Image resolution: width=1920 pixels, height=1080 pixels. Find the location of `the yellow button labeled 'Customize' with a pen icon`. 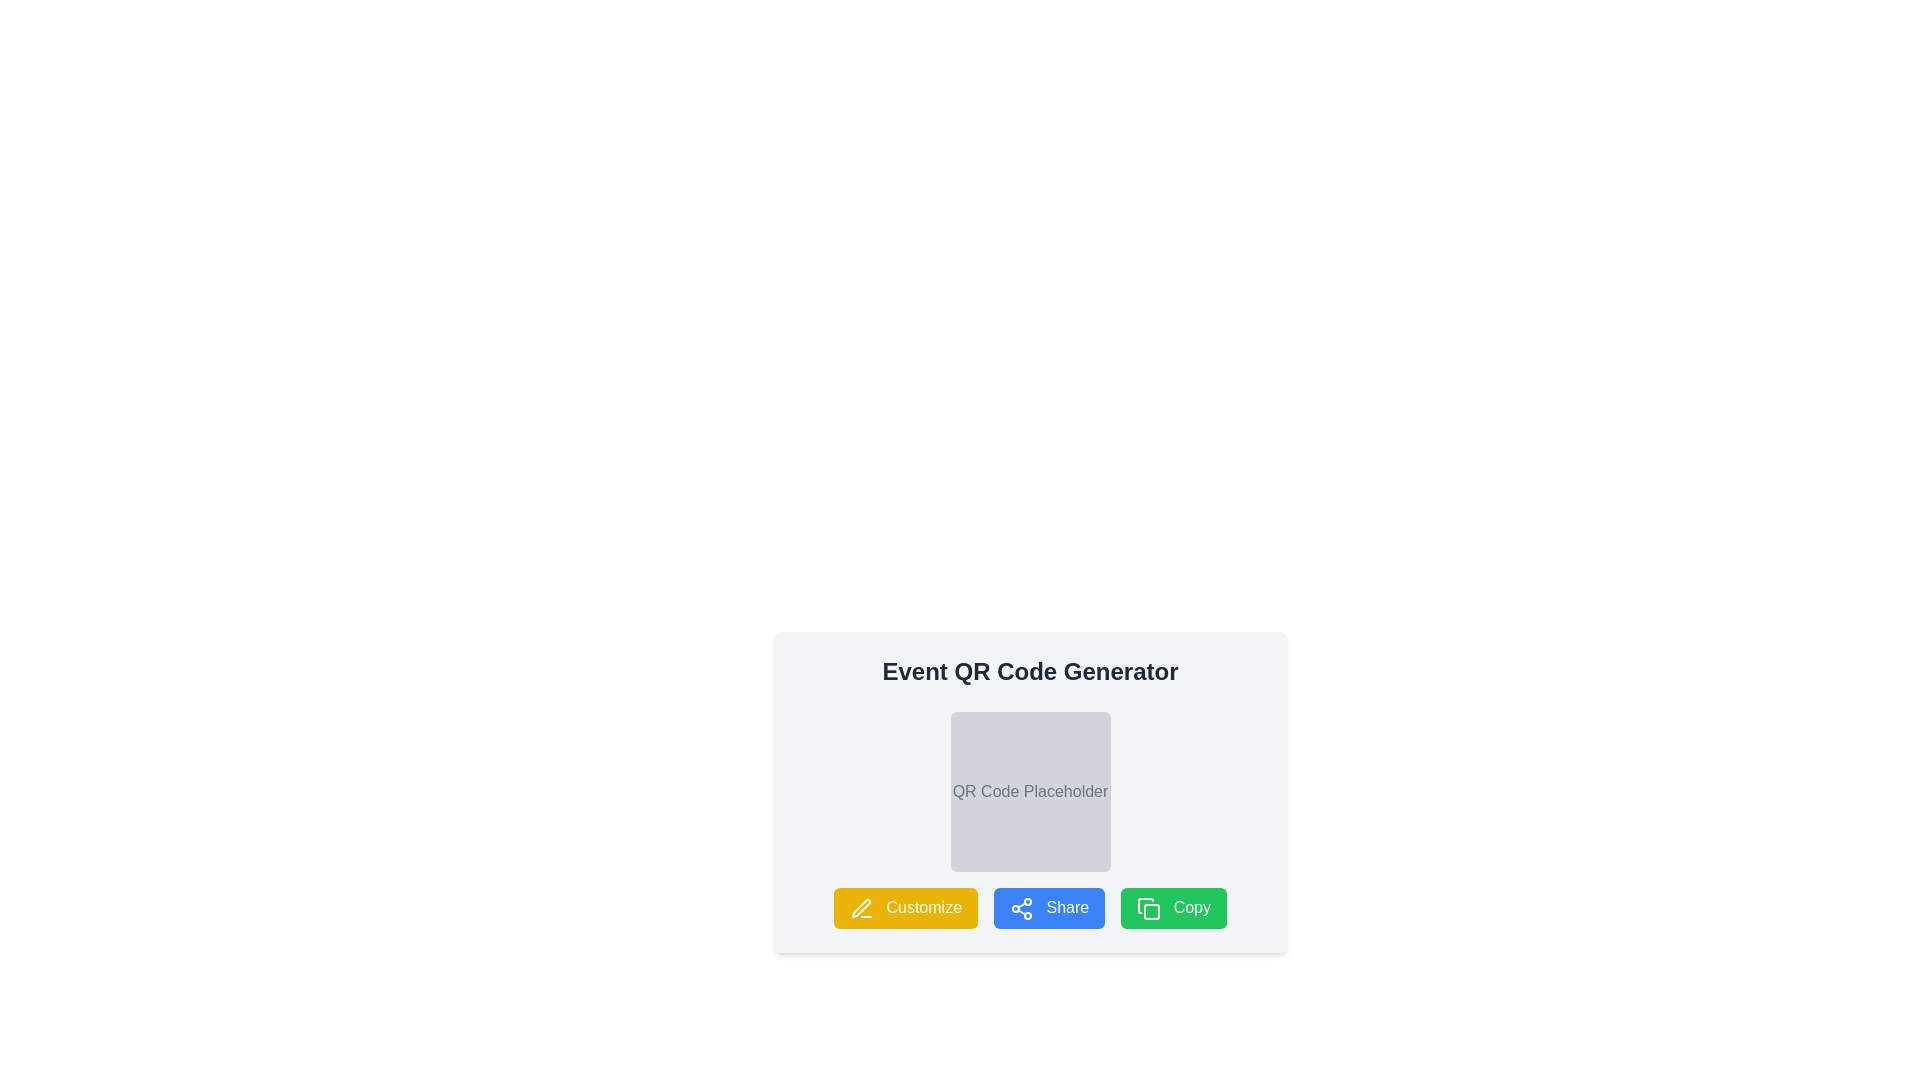

the yellow button labeled 'Customize' with a pen icon is located at coordinates (905, 908).